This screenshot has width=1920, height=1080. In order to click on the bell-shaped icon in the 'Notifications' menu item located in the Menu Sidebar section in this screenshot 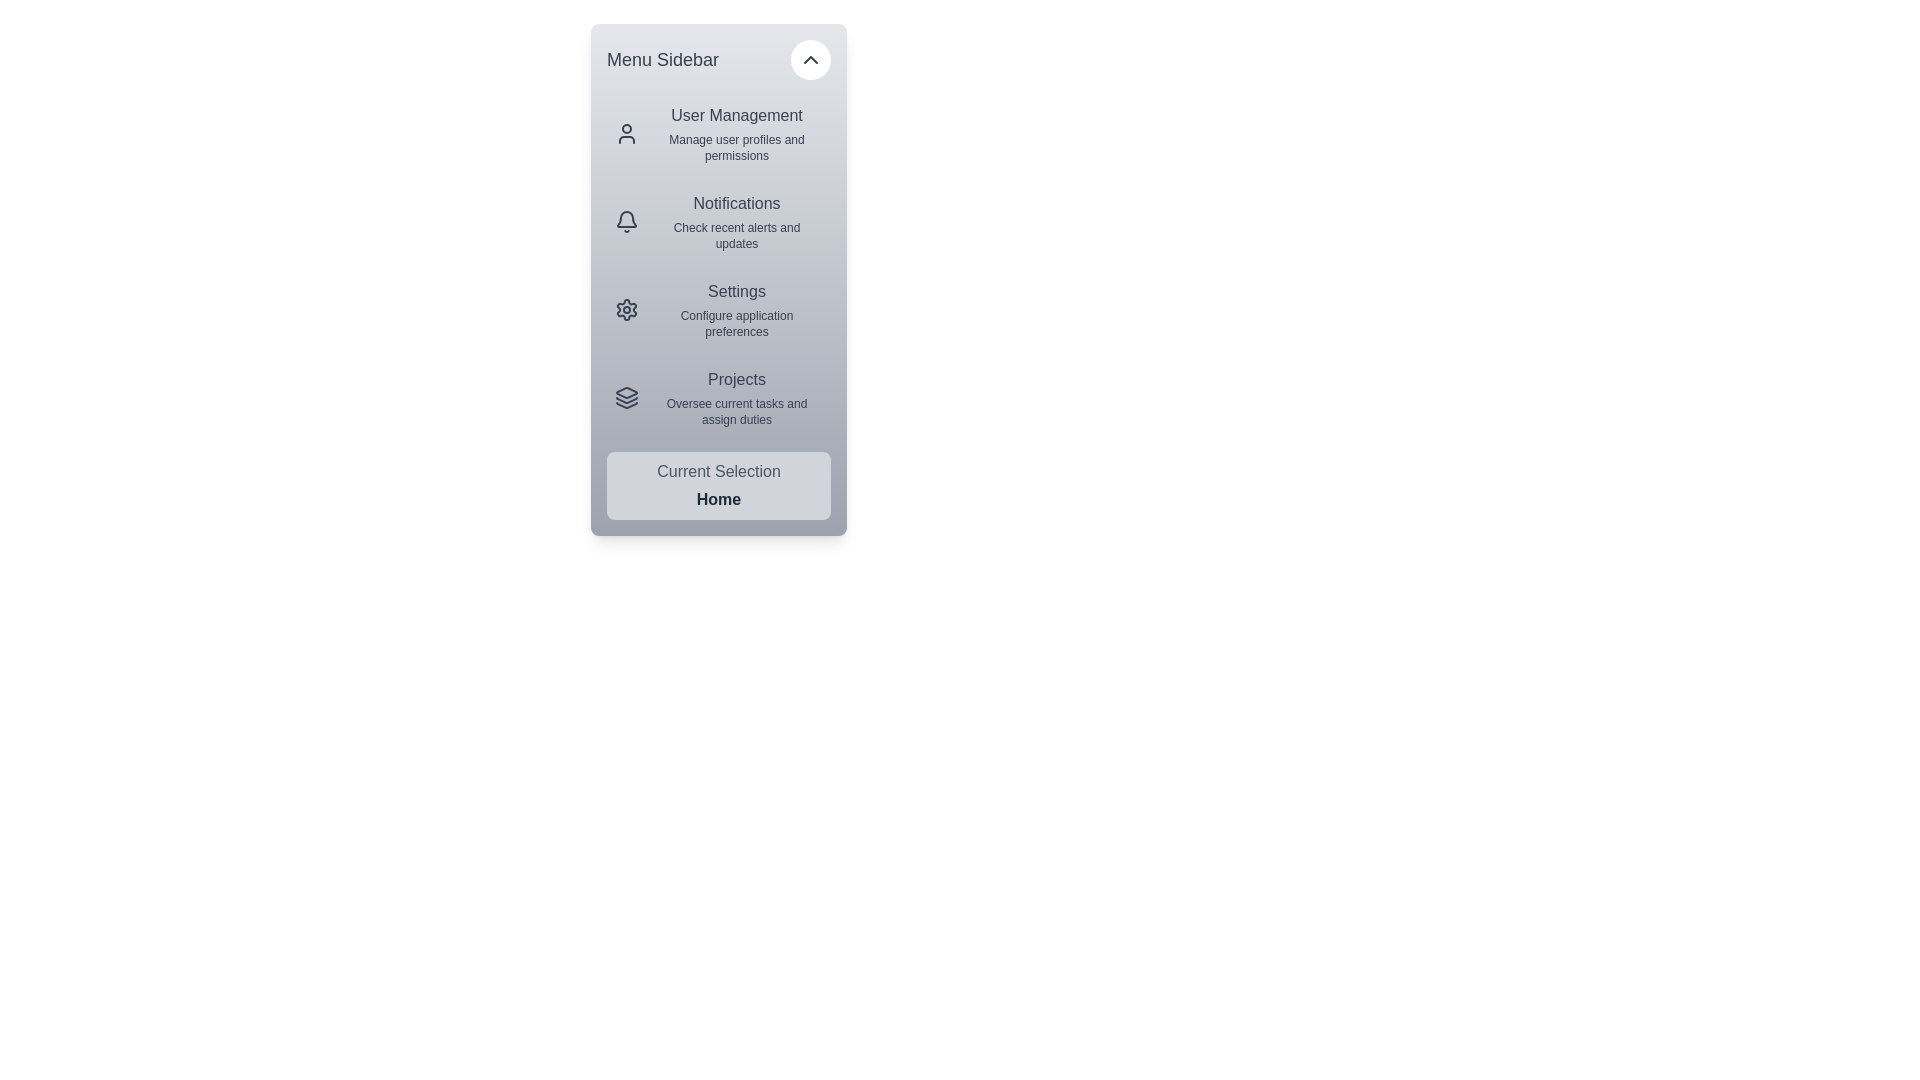, I will do `click(626, 222)`.